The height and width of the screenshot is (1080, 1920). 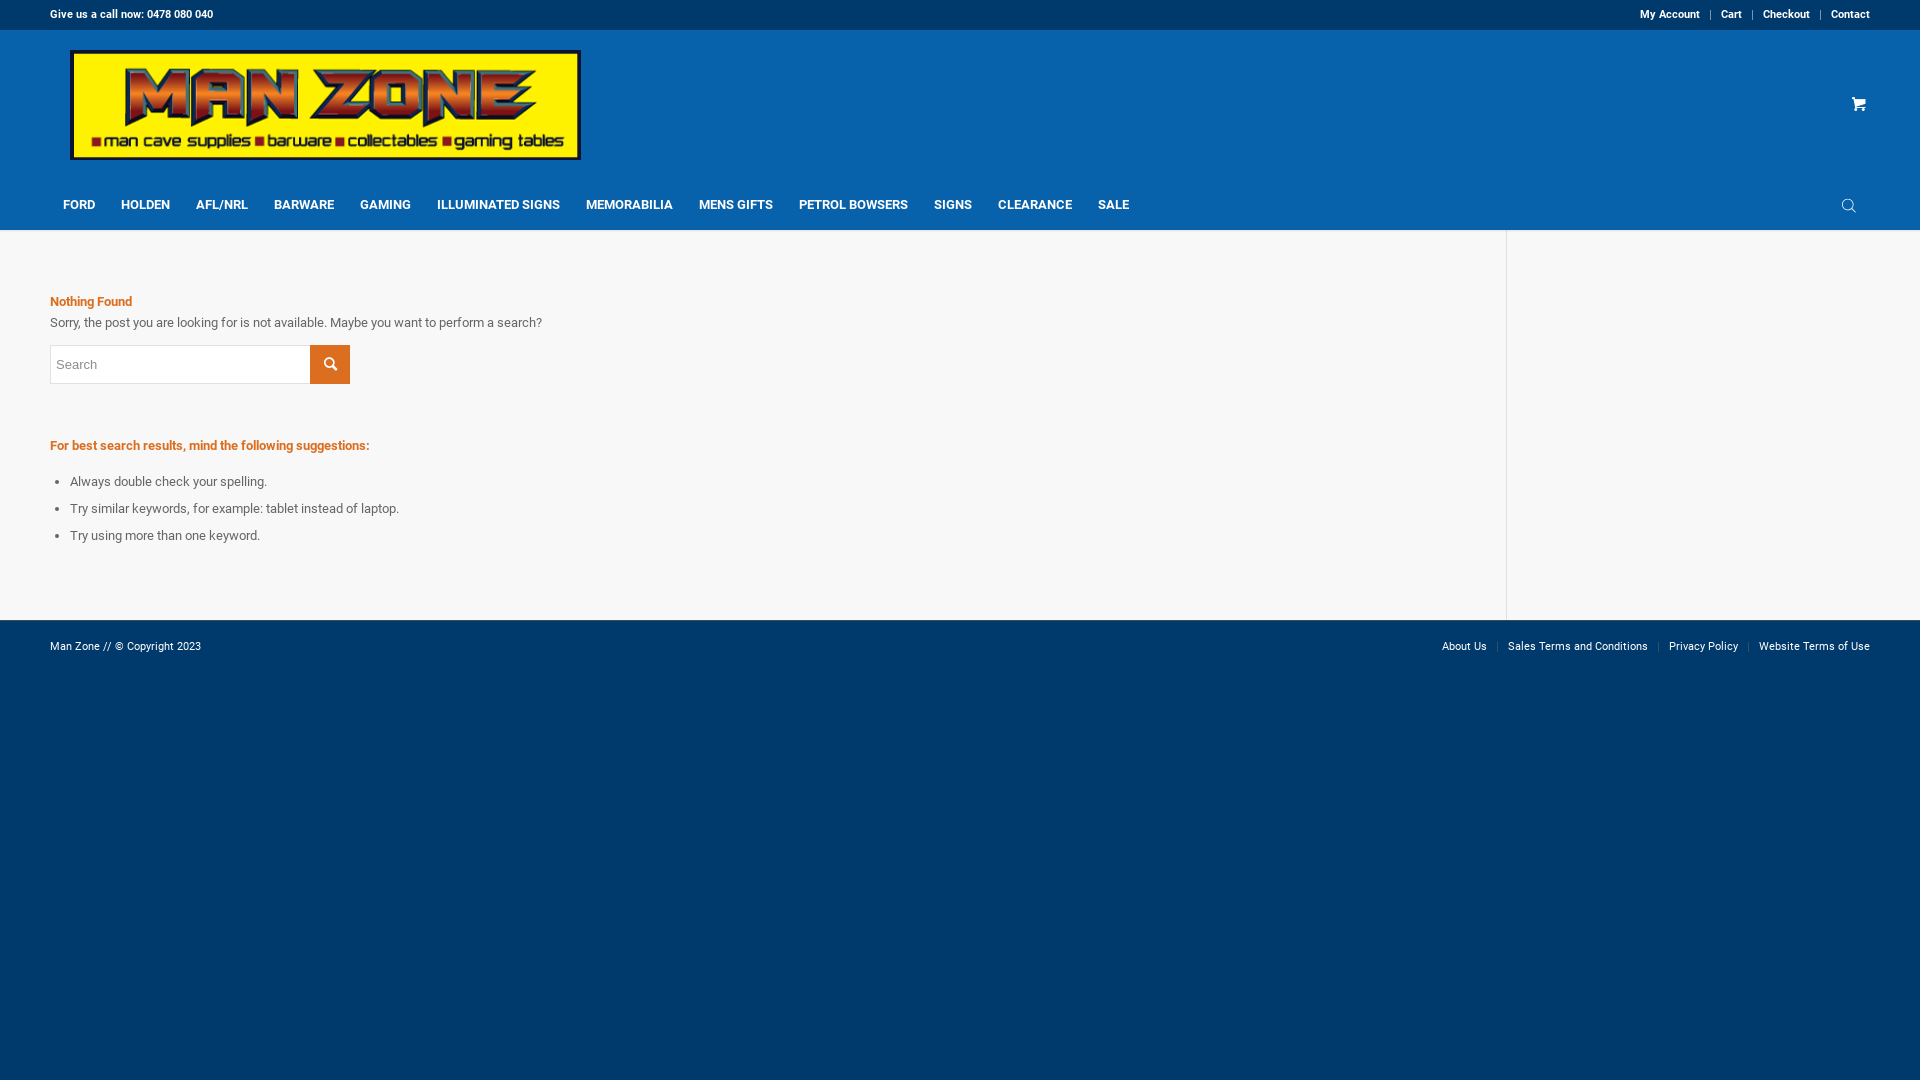 What do you see at coordinates (302, 204) in the screenshot?
I see `'BARWARE'` at bounding box center [302, 204].